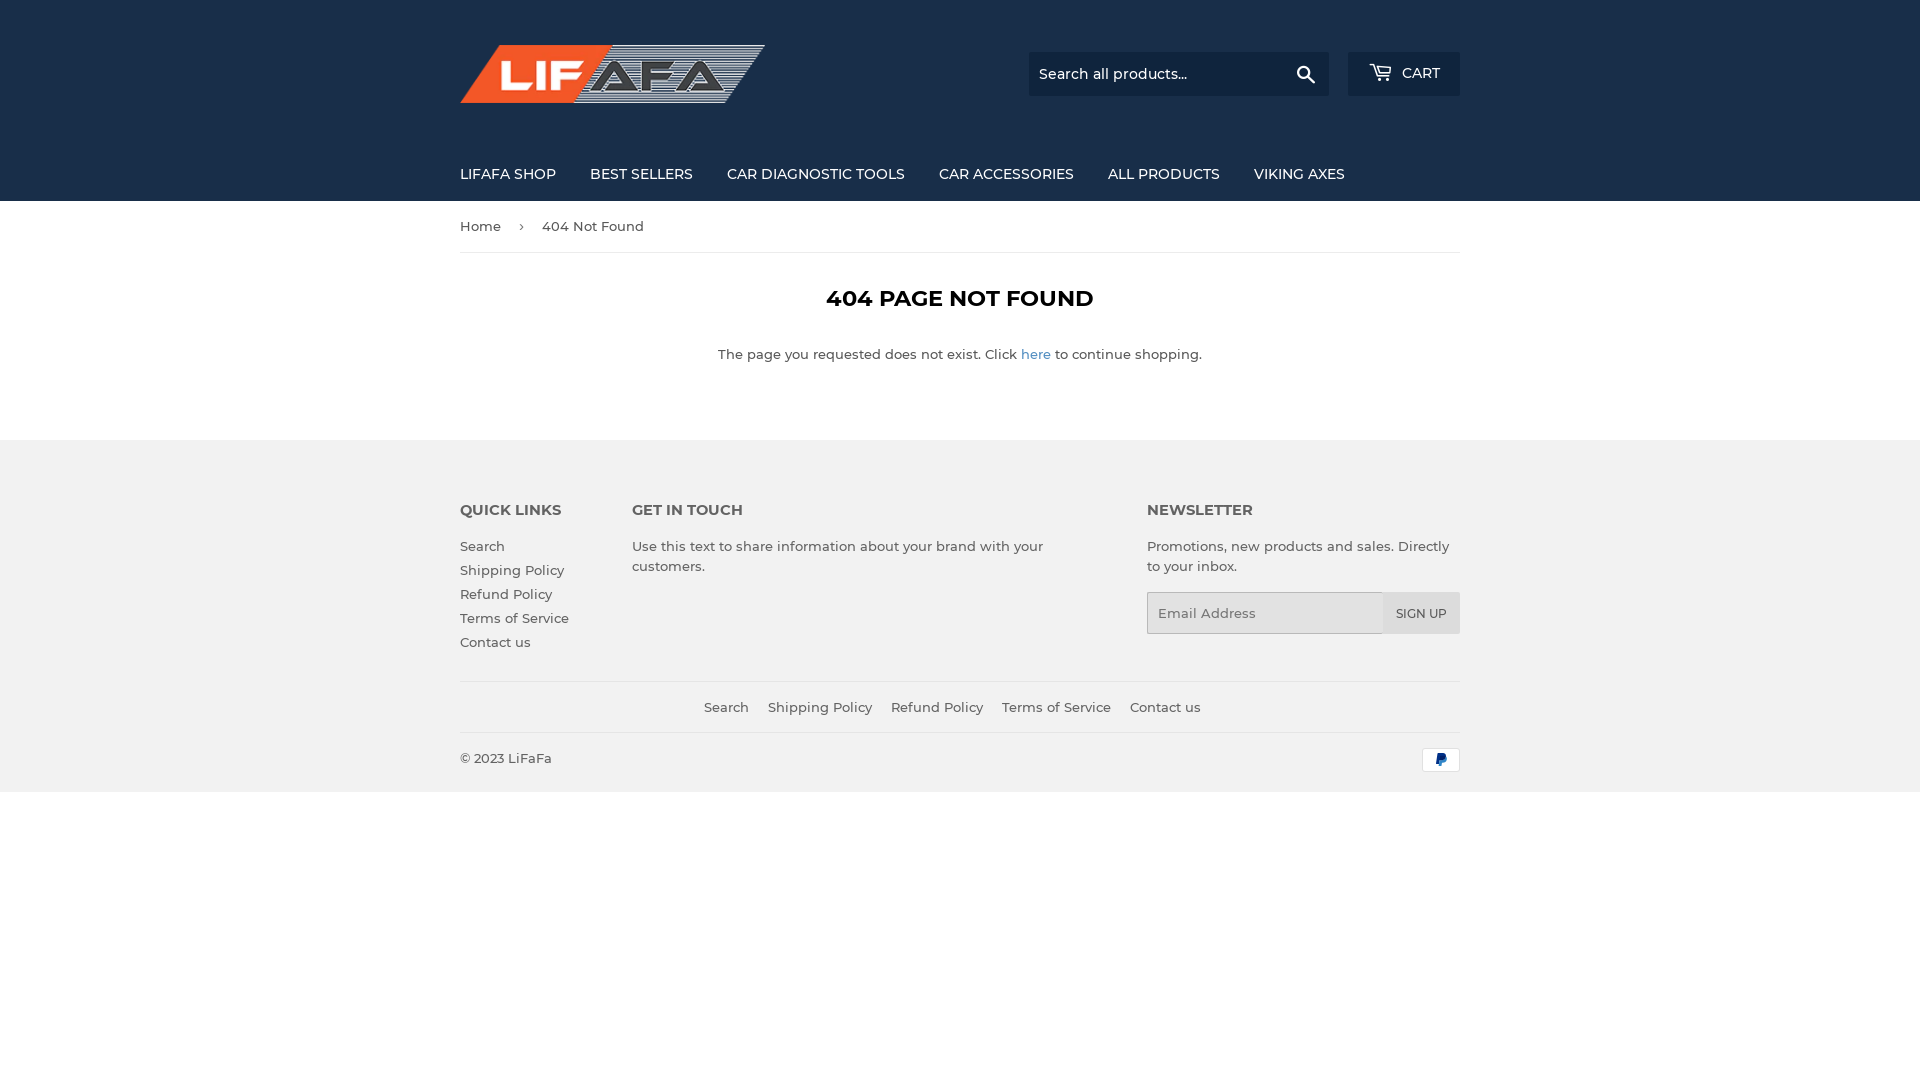  Describe the element at coordinates (1055, 704) in the screenshot. I see `'Terms of Service'` at that location.